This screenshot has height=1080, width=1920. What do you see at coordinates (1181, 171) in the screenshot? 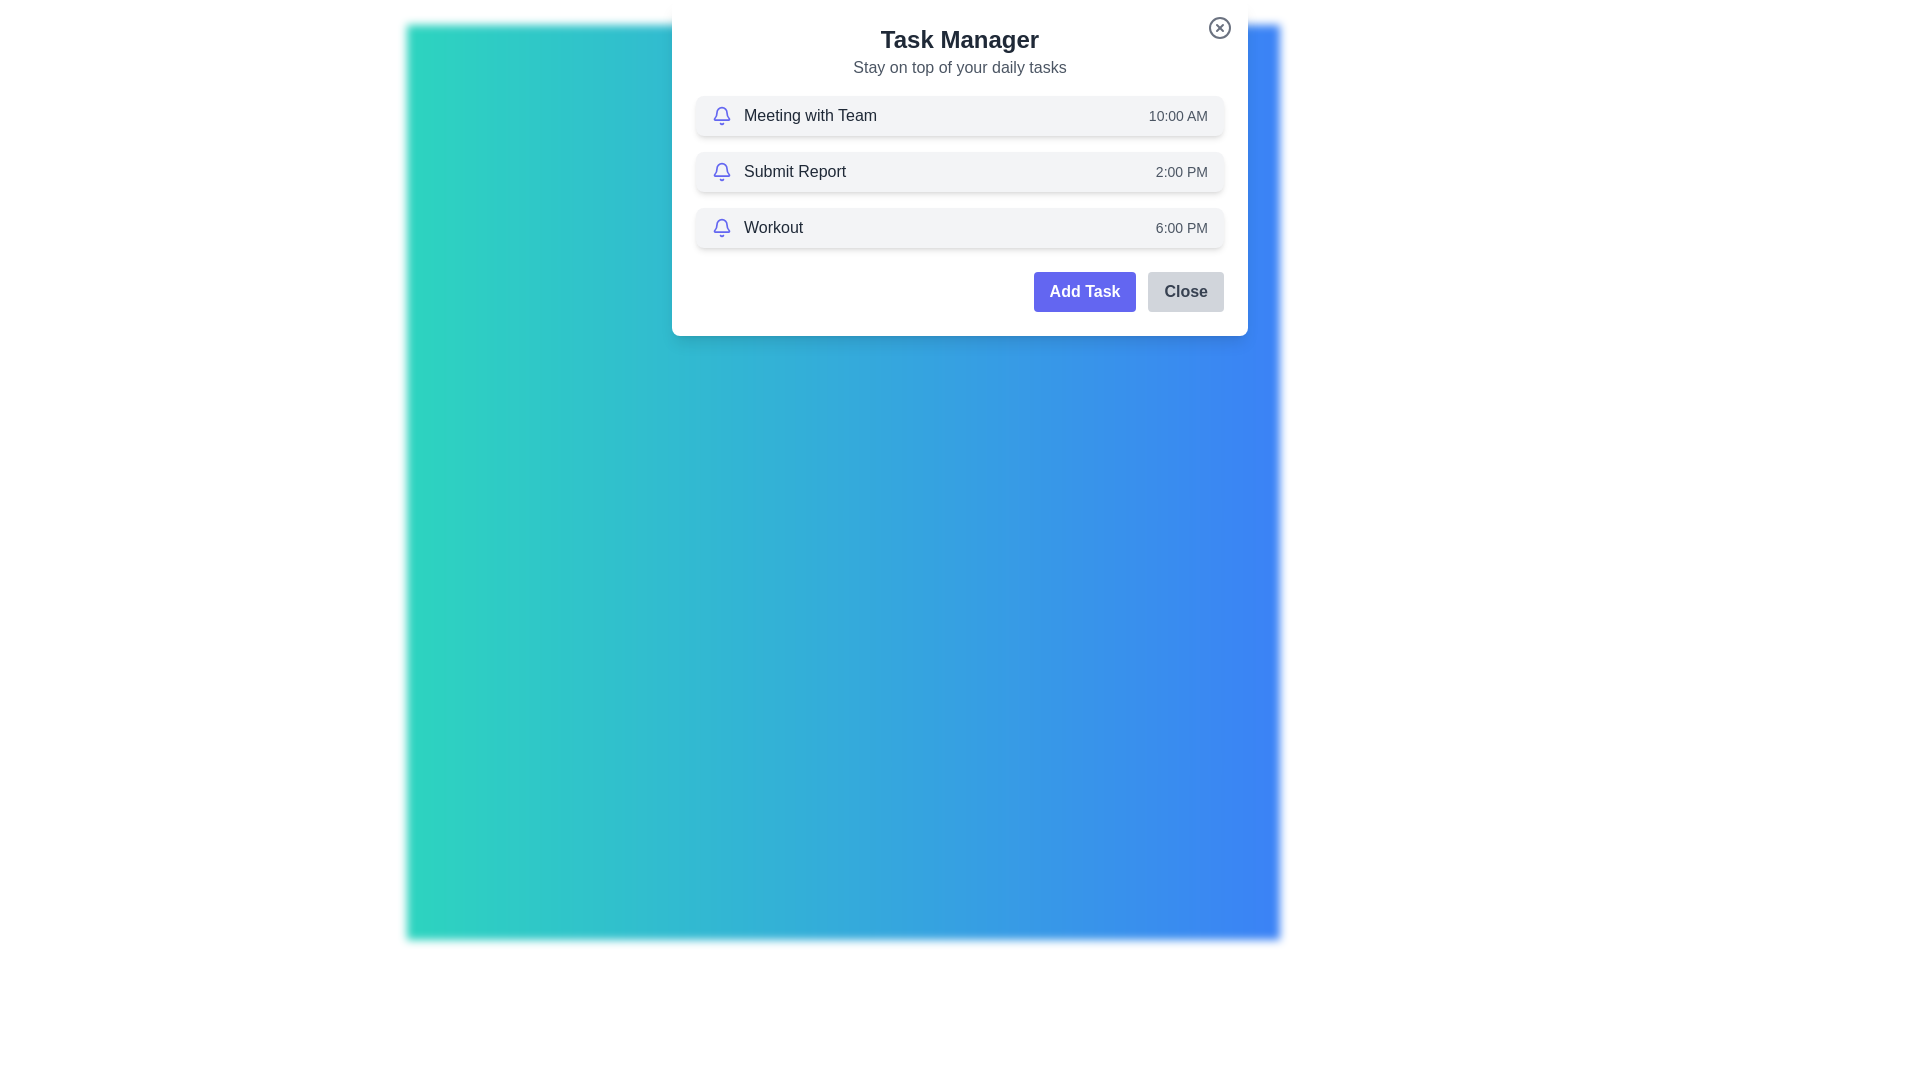
I see `the static text label displaying the time '2:00 PM' located in the 'Submit Report' task box, aligned to the right` at bounding box center [1181, 171].